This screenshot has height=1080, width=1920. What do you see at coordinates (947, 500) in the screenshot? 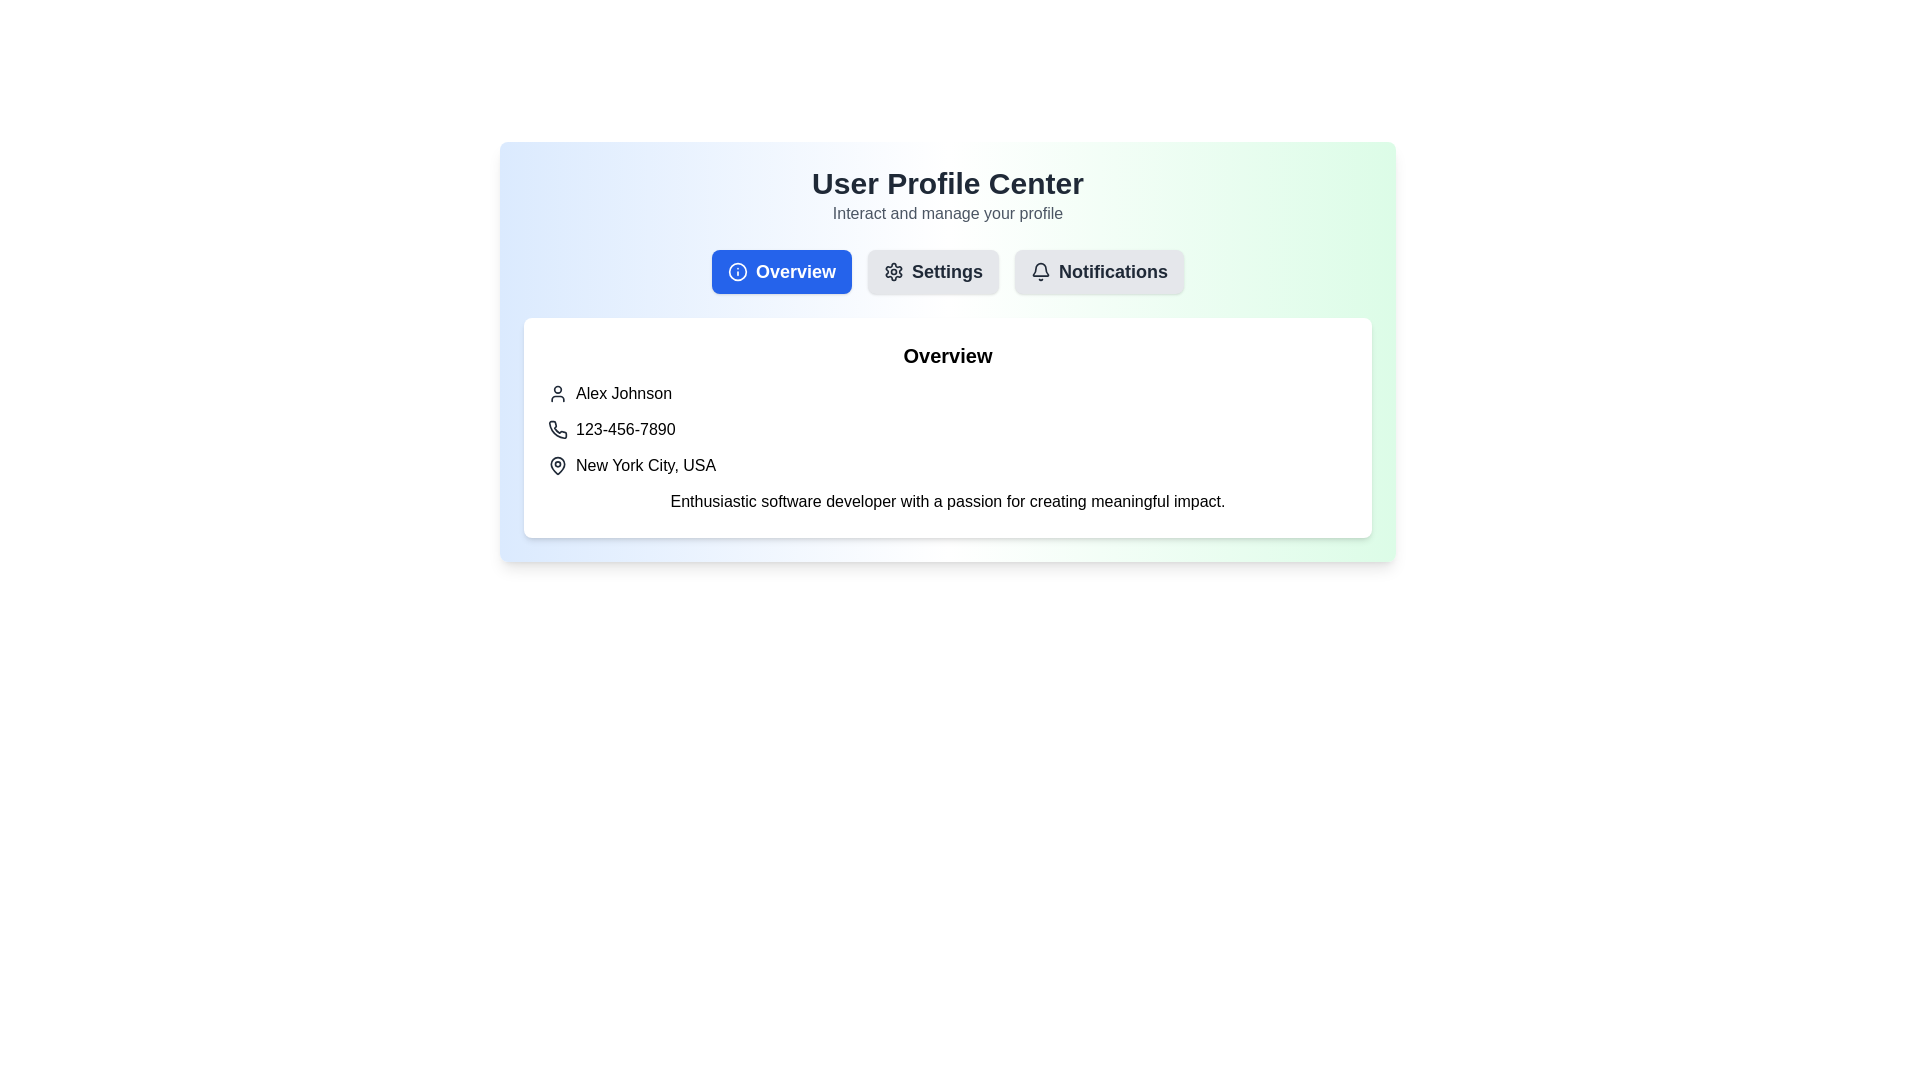
I see `the Text block located at the bottom of the 'Overview' section of the profile page, just below the 'New York City, USA' text` at bounding box center [947, 500].